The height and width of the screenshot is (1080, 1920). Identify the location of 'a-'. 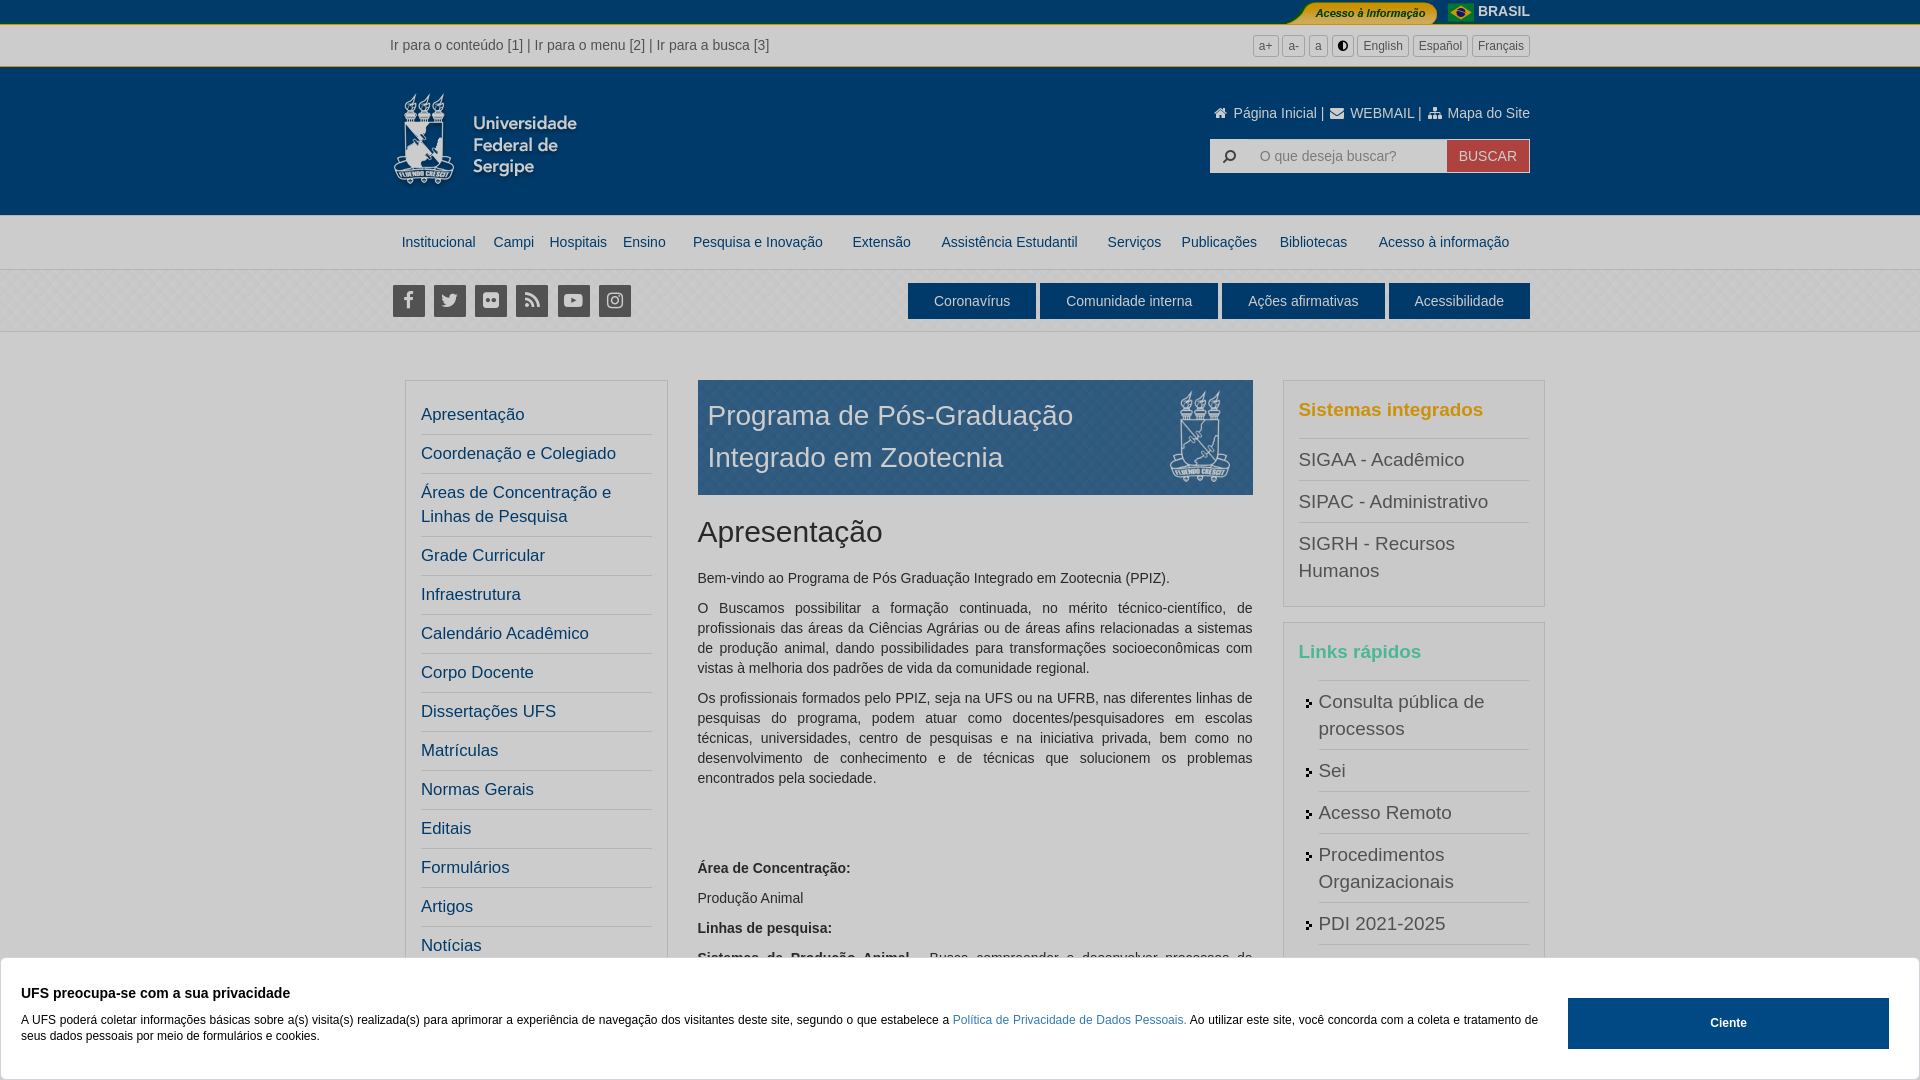
(1281, 45).